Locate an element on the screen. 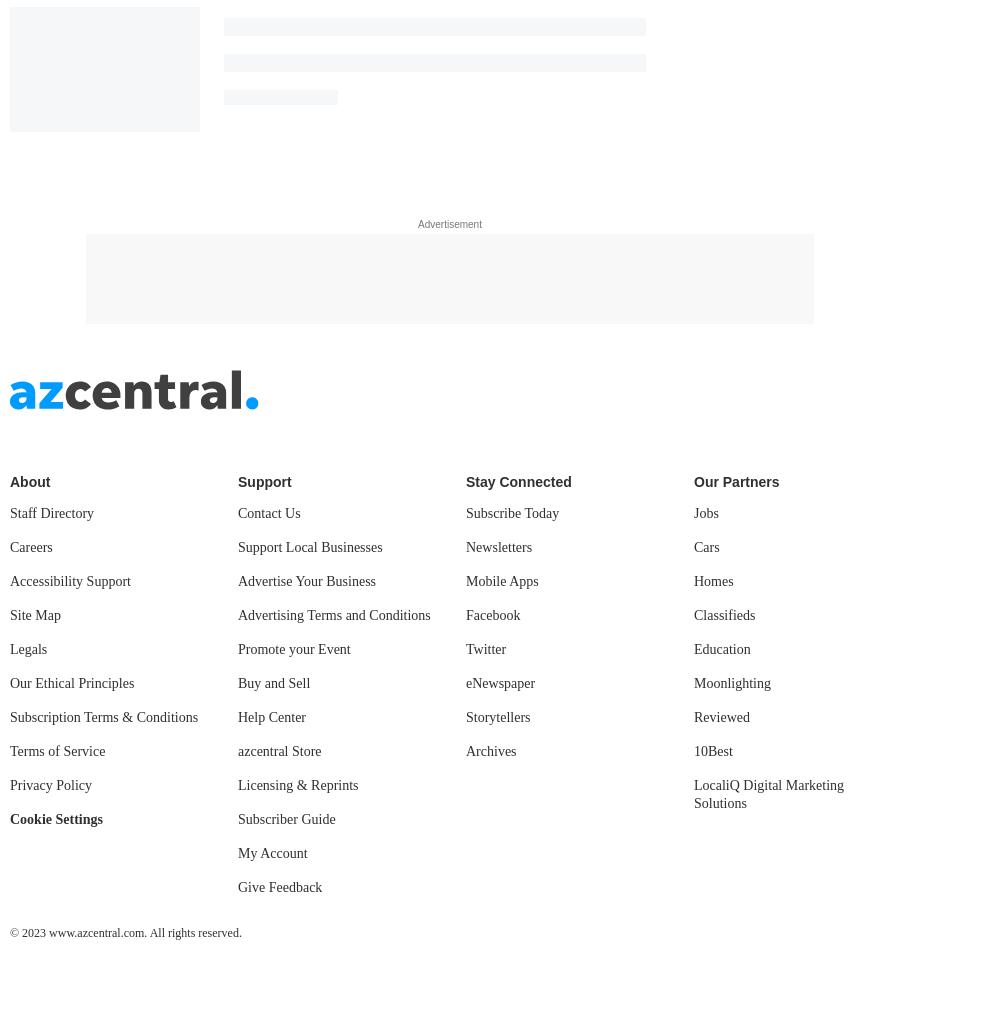  'Accessibility Support' is located at coordinates (69, 579).